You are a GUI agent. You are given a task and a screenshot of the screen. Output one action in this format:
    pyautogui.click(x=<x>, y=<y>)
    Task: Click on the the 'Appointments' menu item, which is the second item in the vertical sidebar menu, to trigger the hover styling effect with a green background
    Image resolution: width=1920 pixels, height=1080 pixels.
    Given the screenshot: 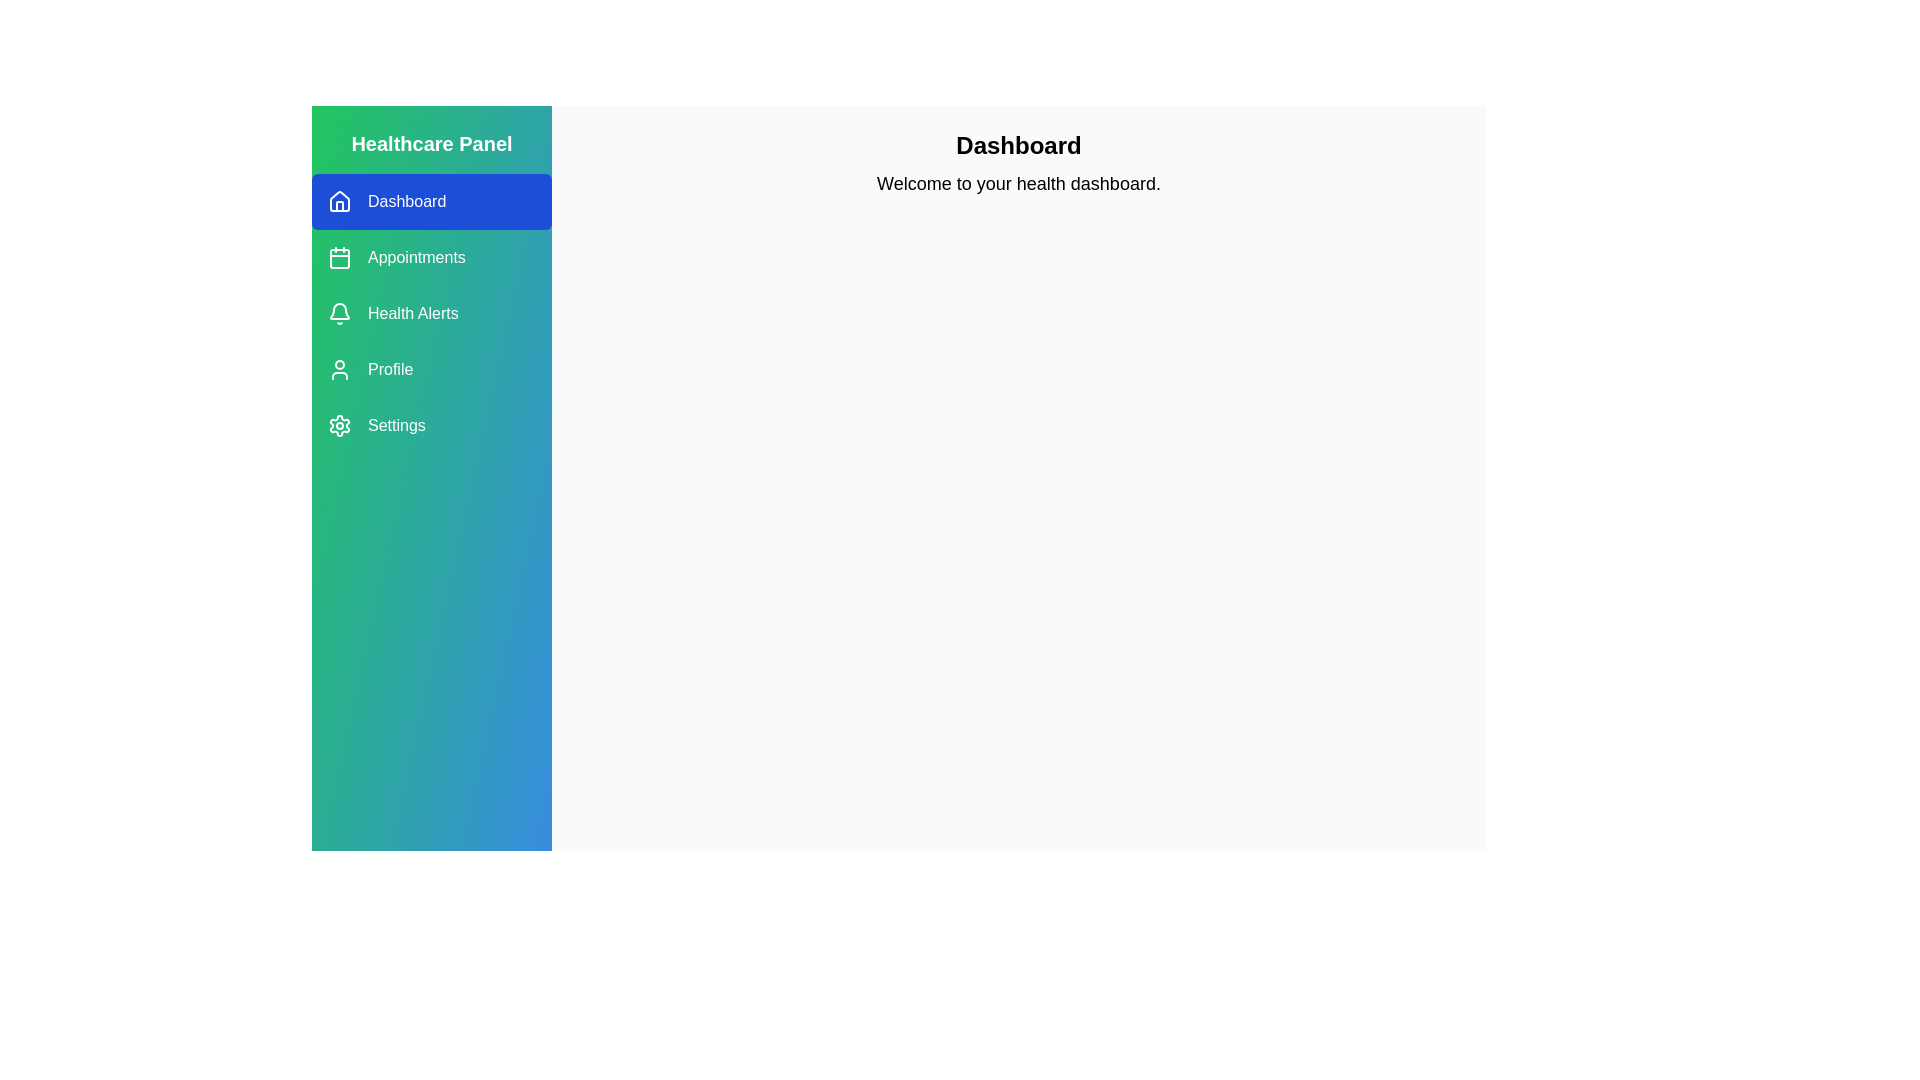 What is the action you would take?
    pyautogui.click(x=431, y=257)
    